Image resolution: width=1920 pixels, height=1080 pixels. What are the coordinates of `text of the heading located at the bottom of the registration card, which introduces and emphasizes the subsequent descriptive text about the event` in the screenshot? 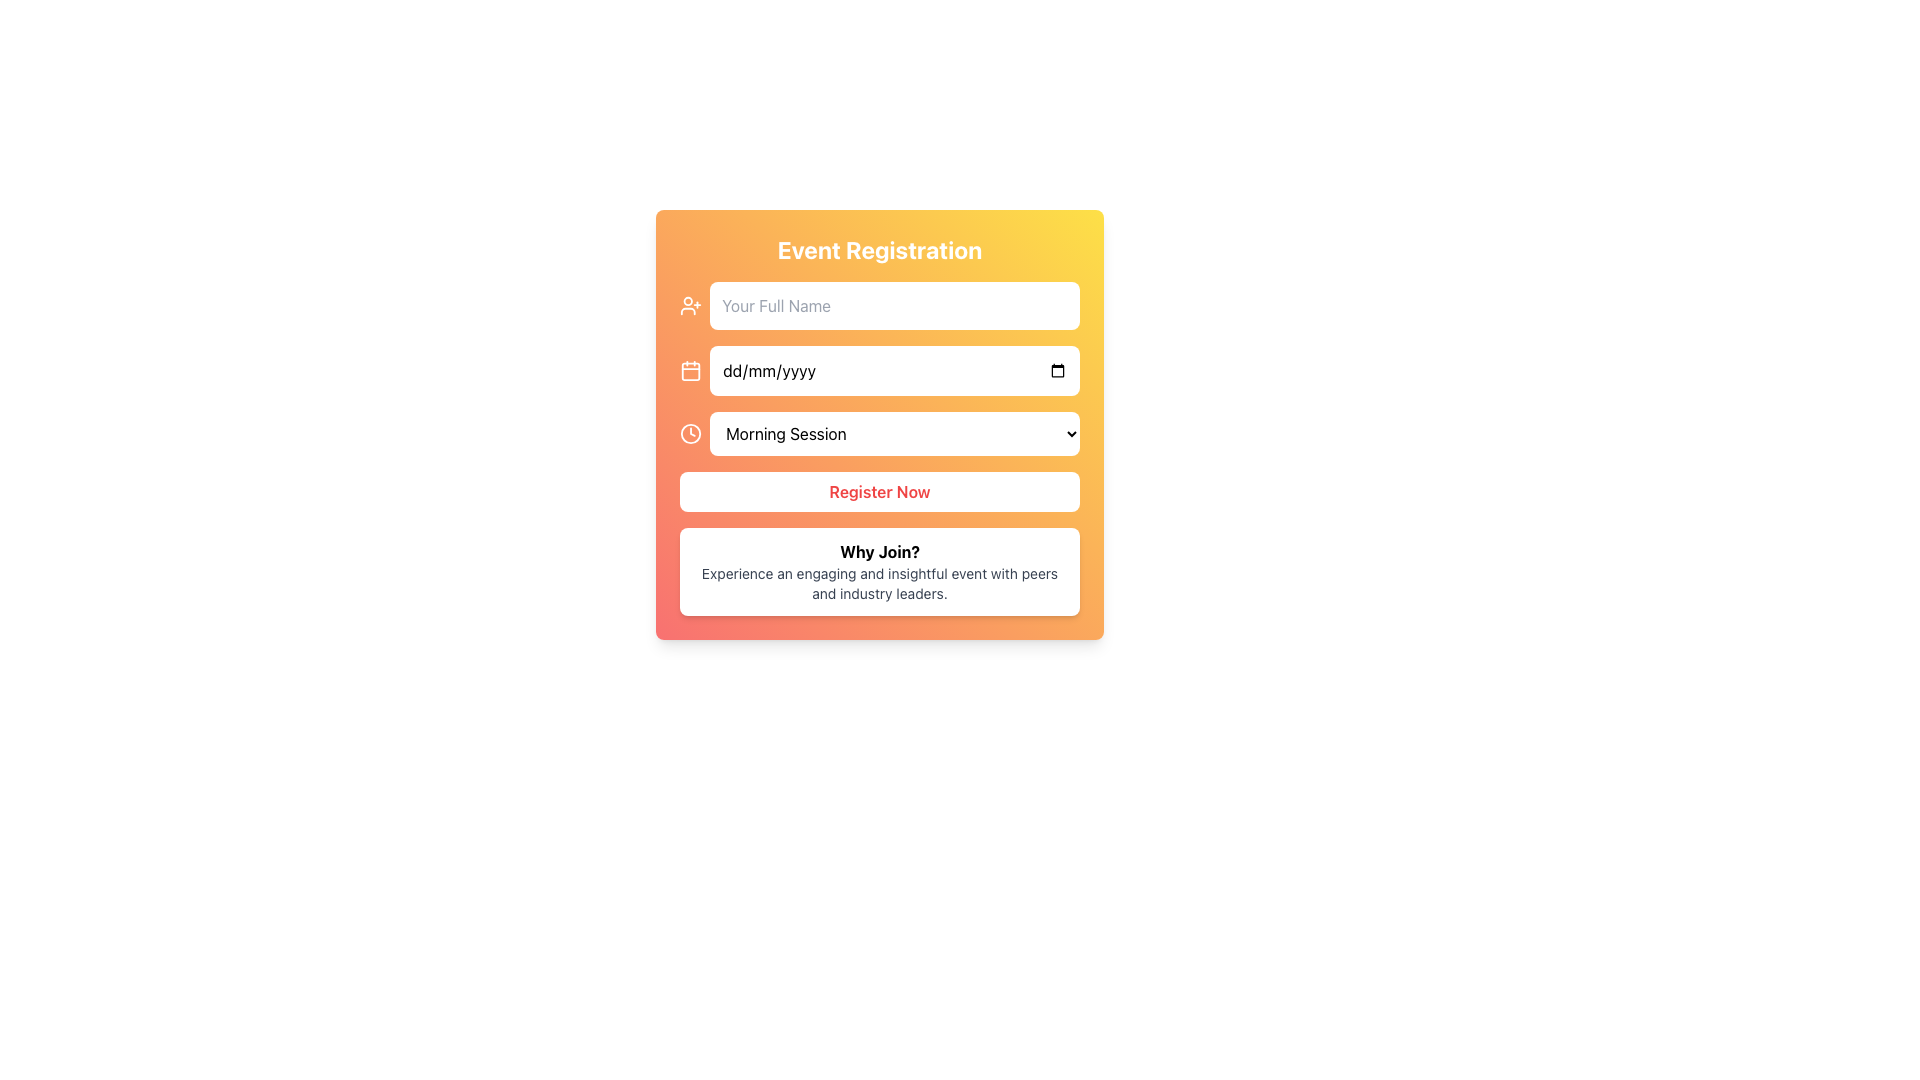 It's located at (879, 551).